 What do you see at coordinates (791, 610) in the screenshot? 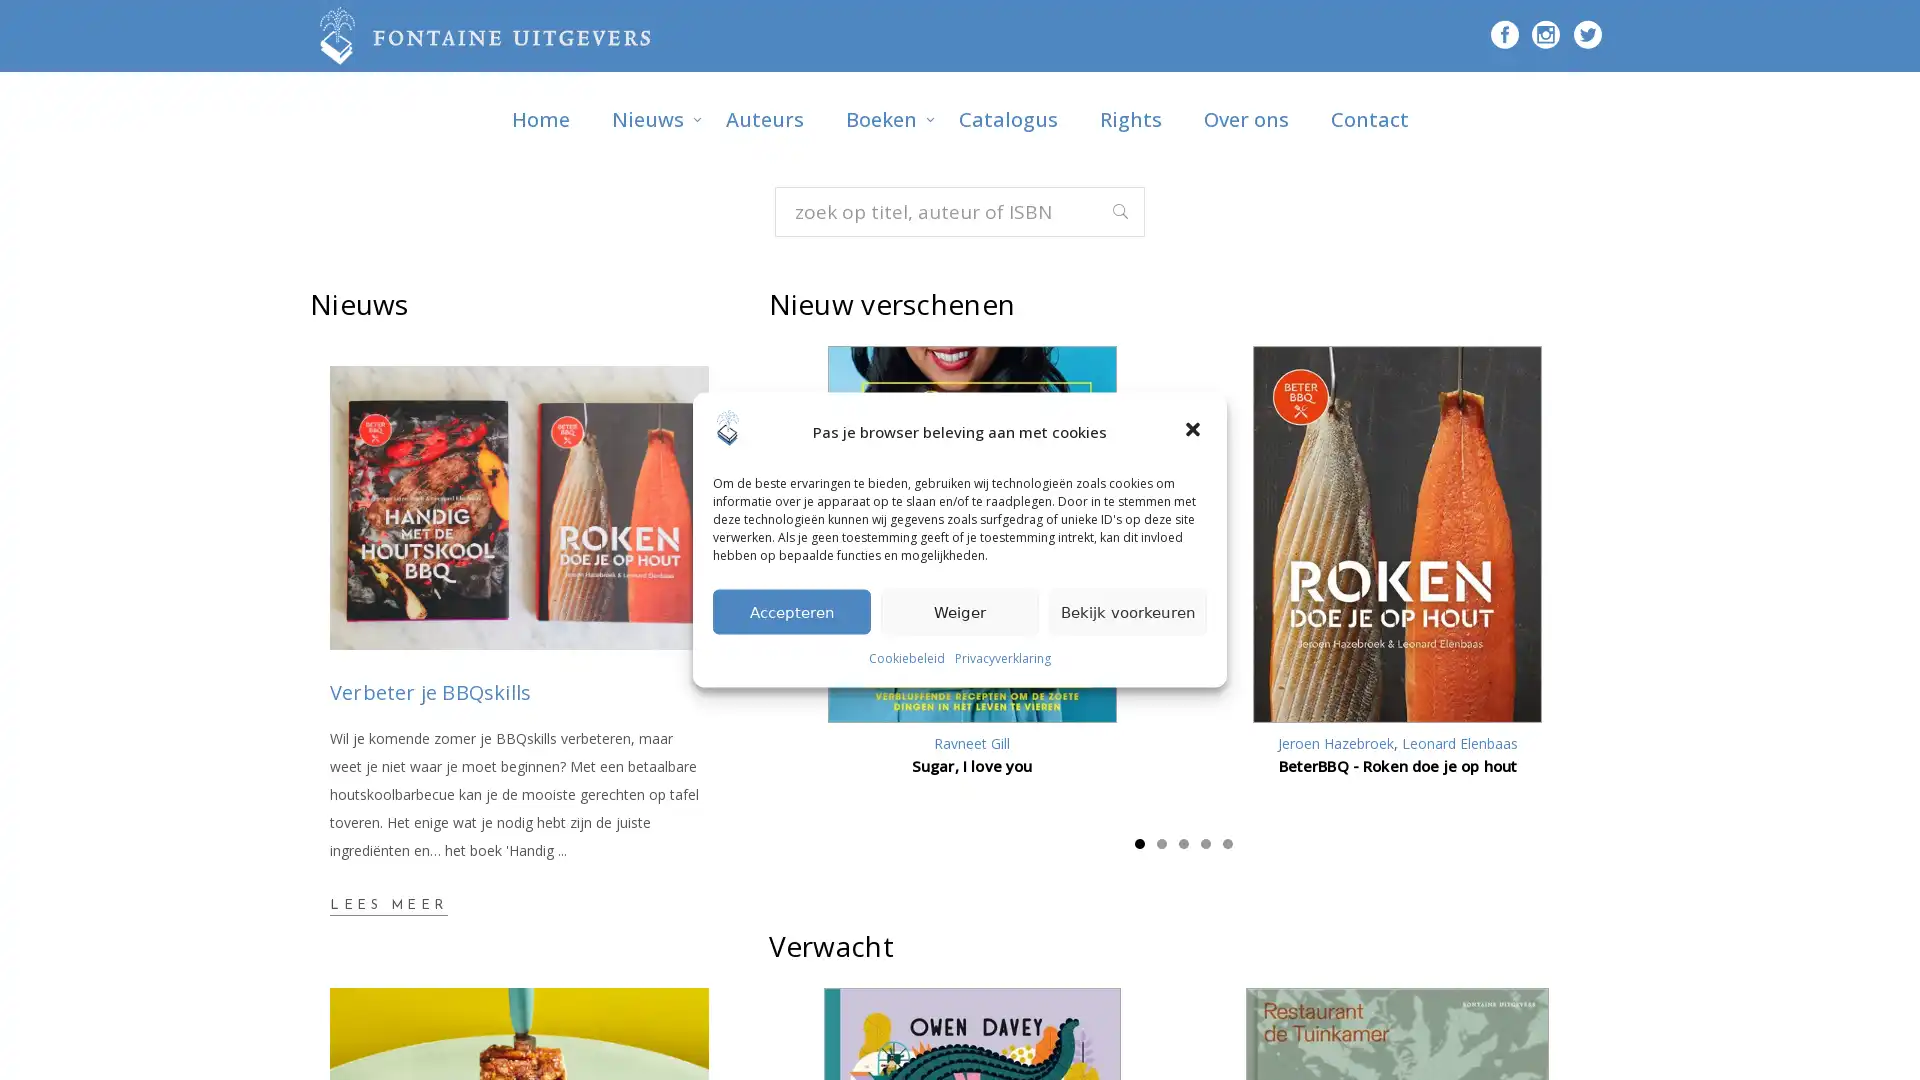
I see `Accepteren` at bounding box center [791, 610].